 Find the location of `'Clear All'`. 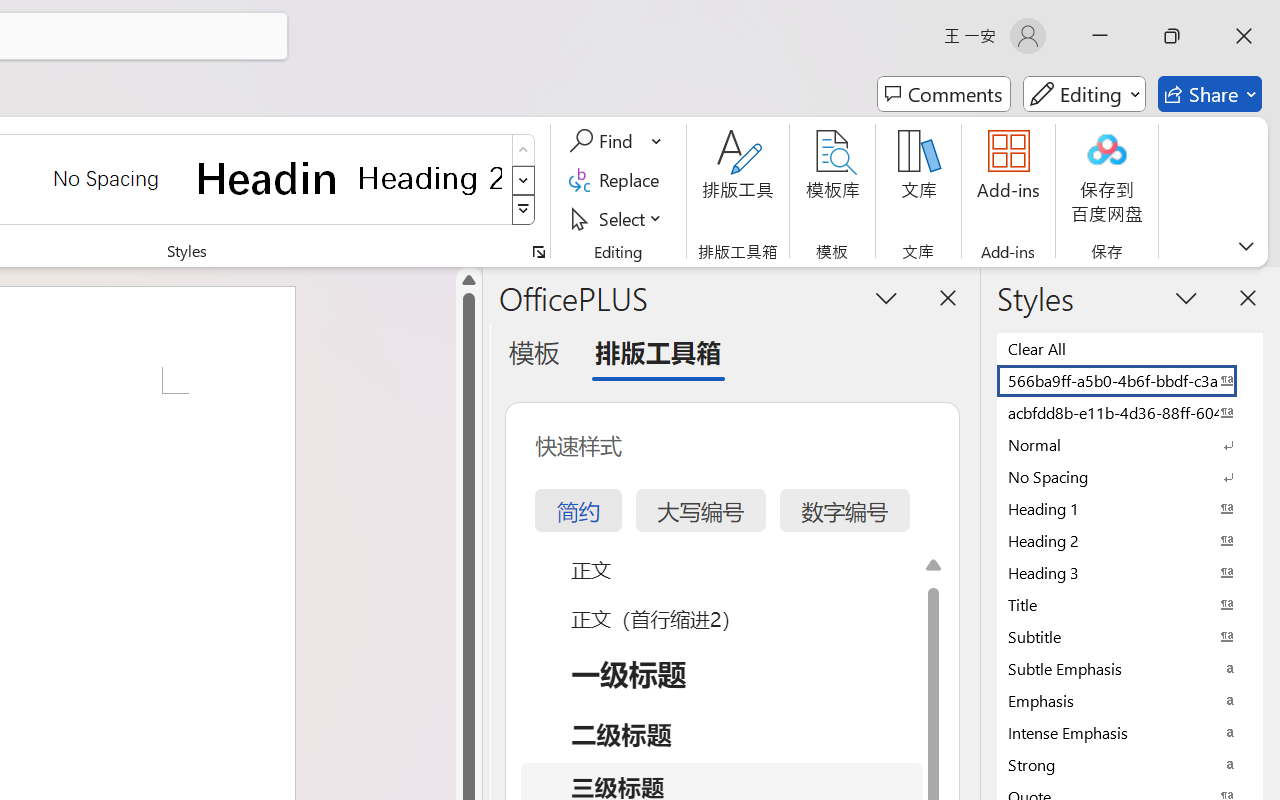

'Clear All' is located at coordinates (1130, 348).